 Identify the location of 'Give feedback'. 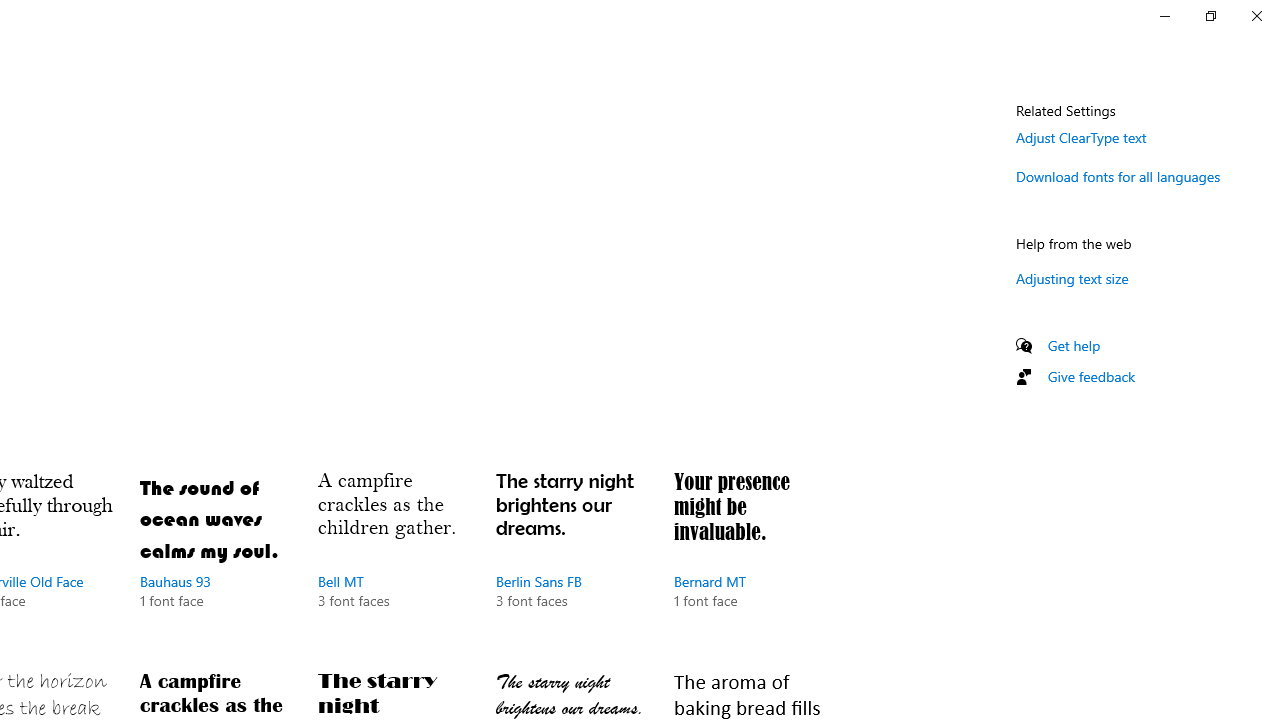
(1090, 376).